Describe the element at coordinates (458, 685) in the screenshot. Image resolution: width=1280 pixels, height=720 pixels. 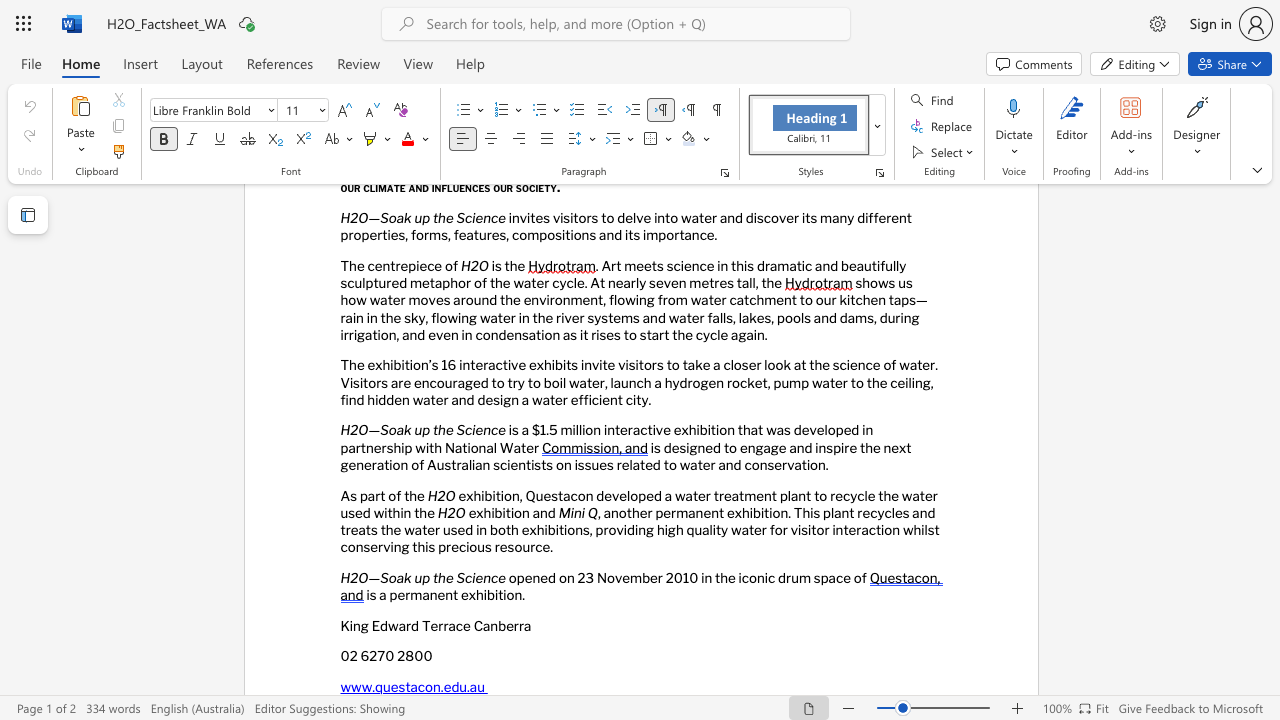
I see `the subset text "u.au" within the text "www.questacon.edu.au"` at that location.